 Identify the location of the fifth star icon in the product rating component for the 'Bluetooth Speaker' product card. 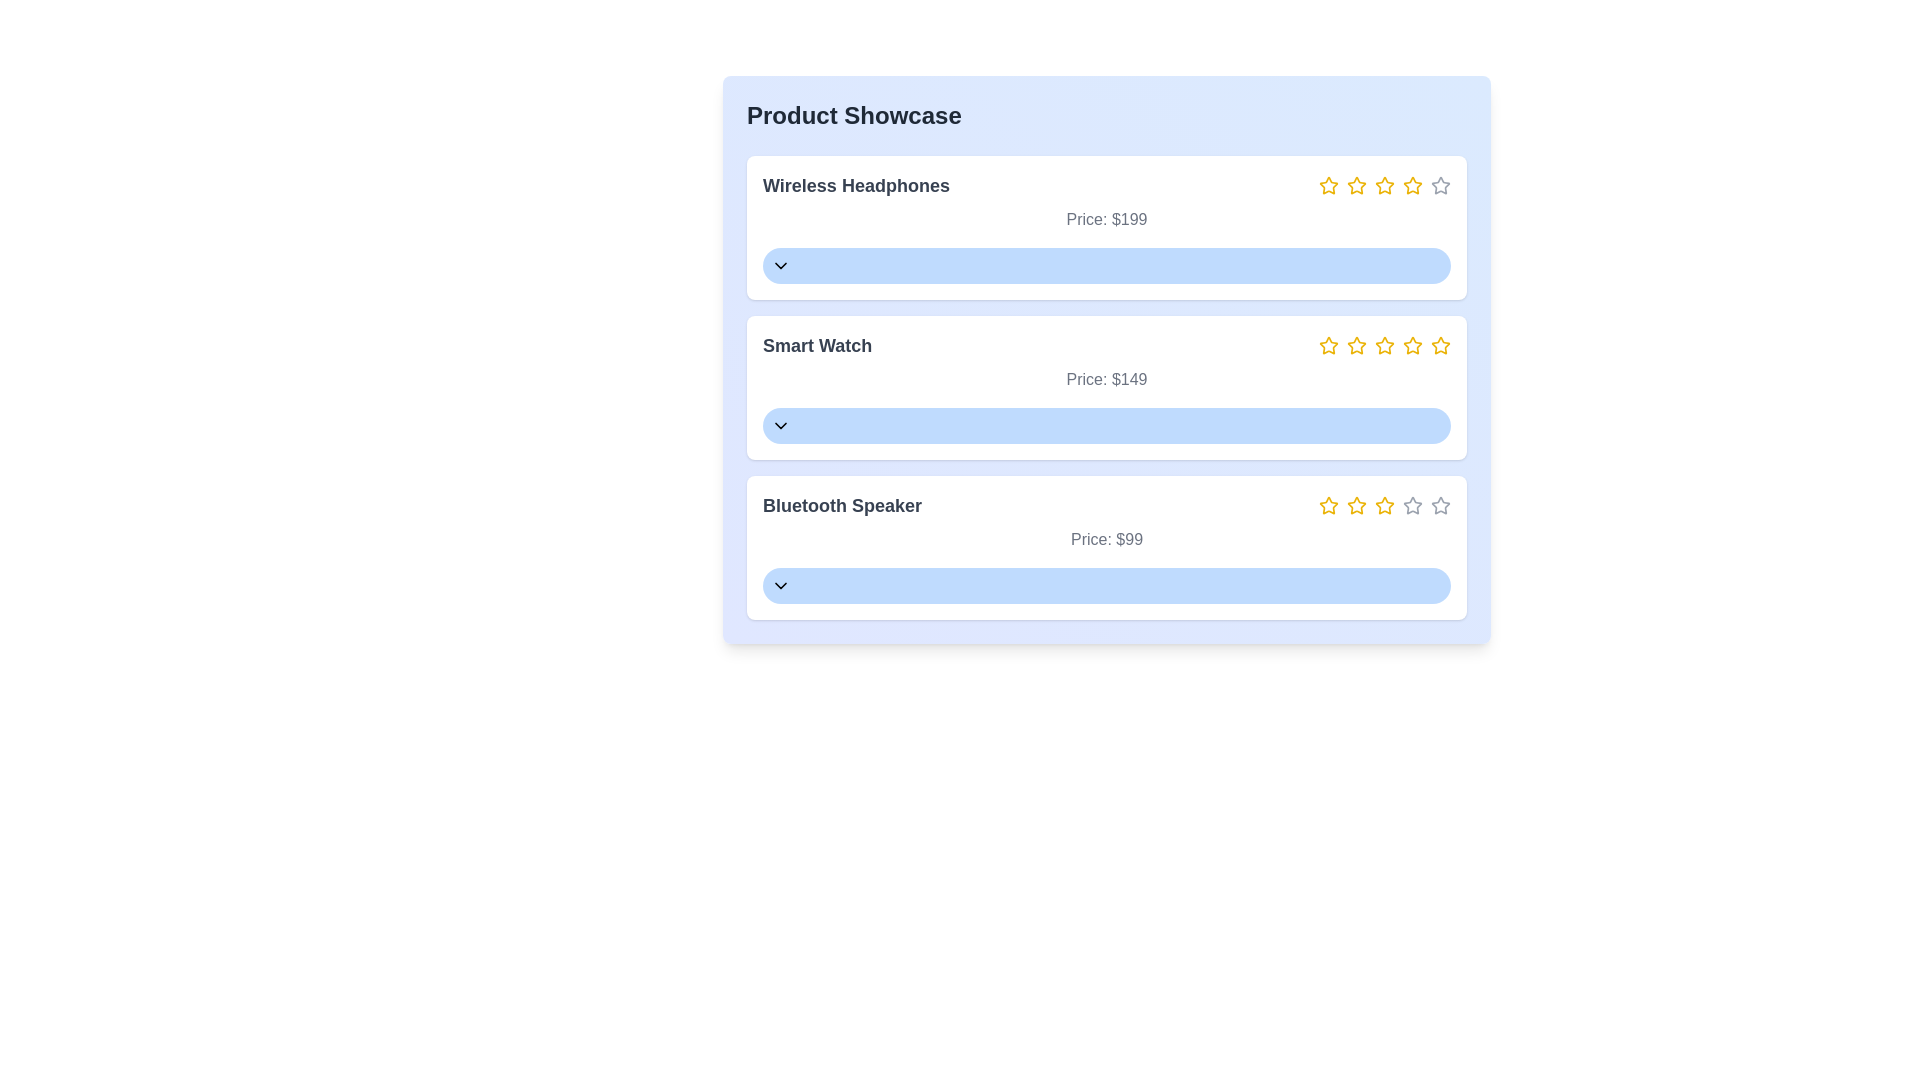
(1440, 504).